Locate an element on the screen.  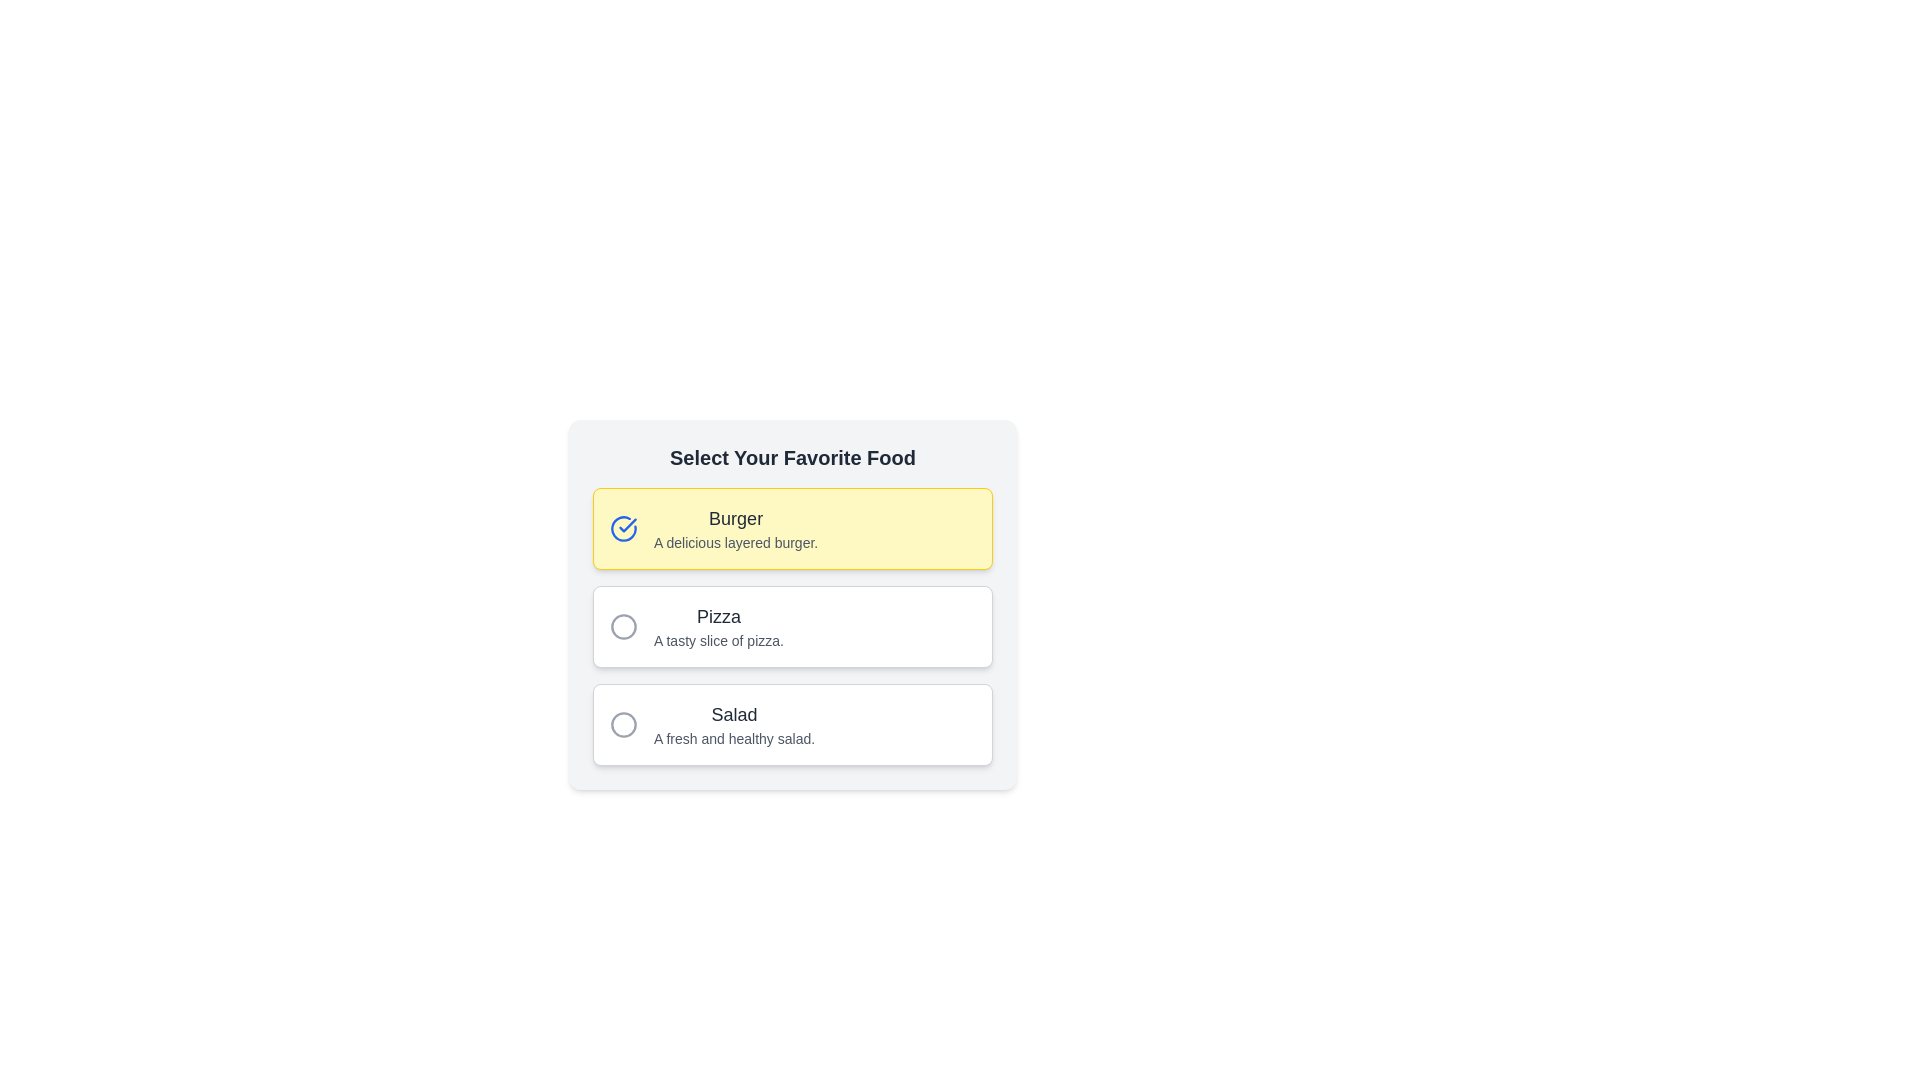
the status of the circular icon with a blue checkmark located within the 'Burger' section of the food item selection card is located at coordinates (623, 527).